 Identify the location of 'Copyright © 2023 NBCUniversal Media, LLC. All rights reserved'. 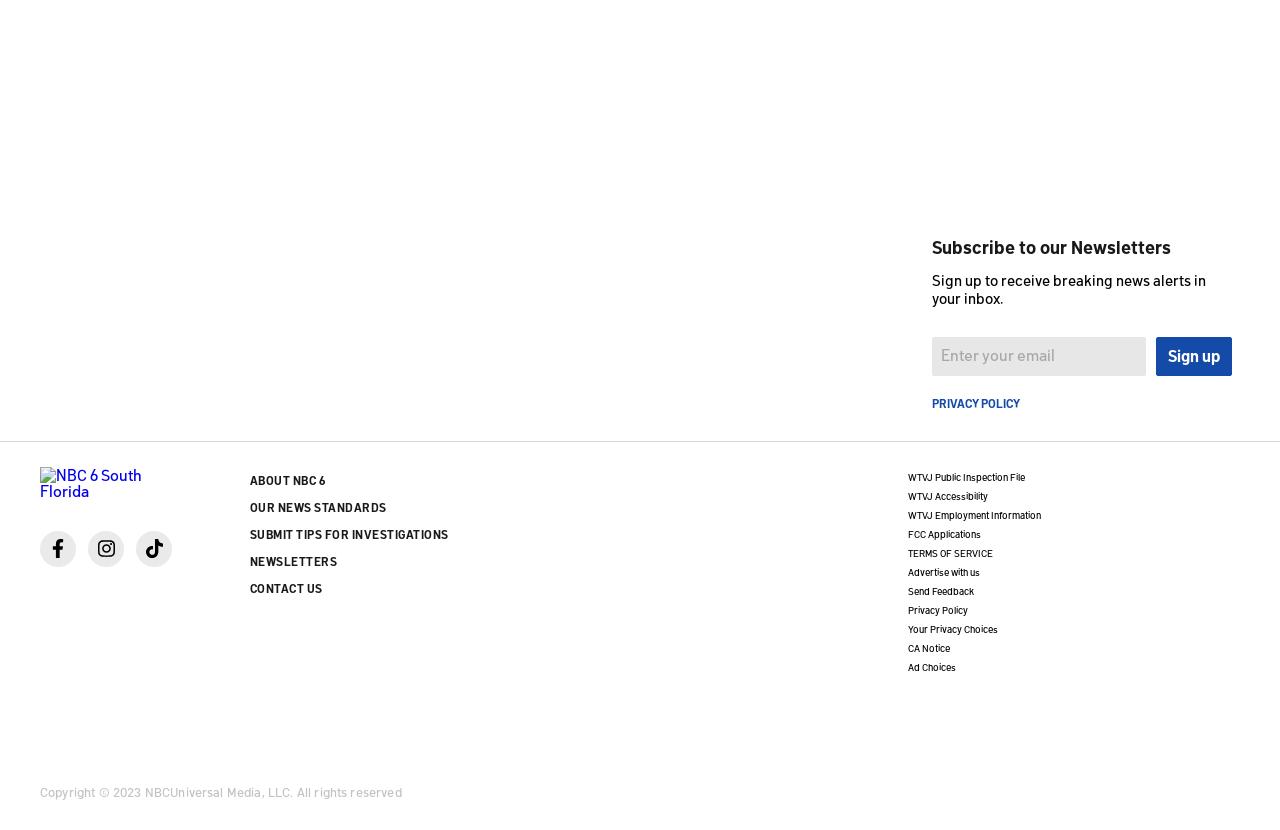
(220, 789).